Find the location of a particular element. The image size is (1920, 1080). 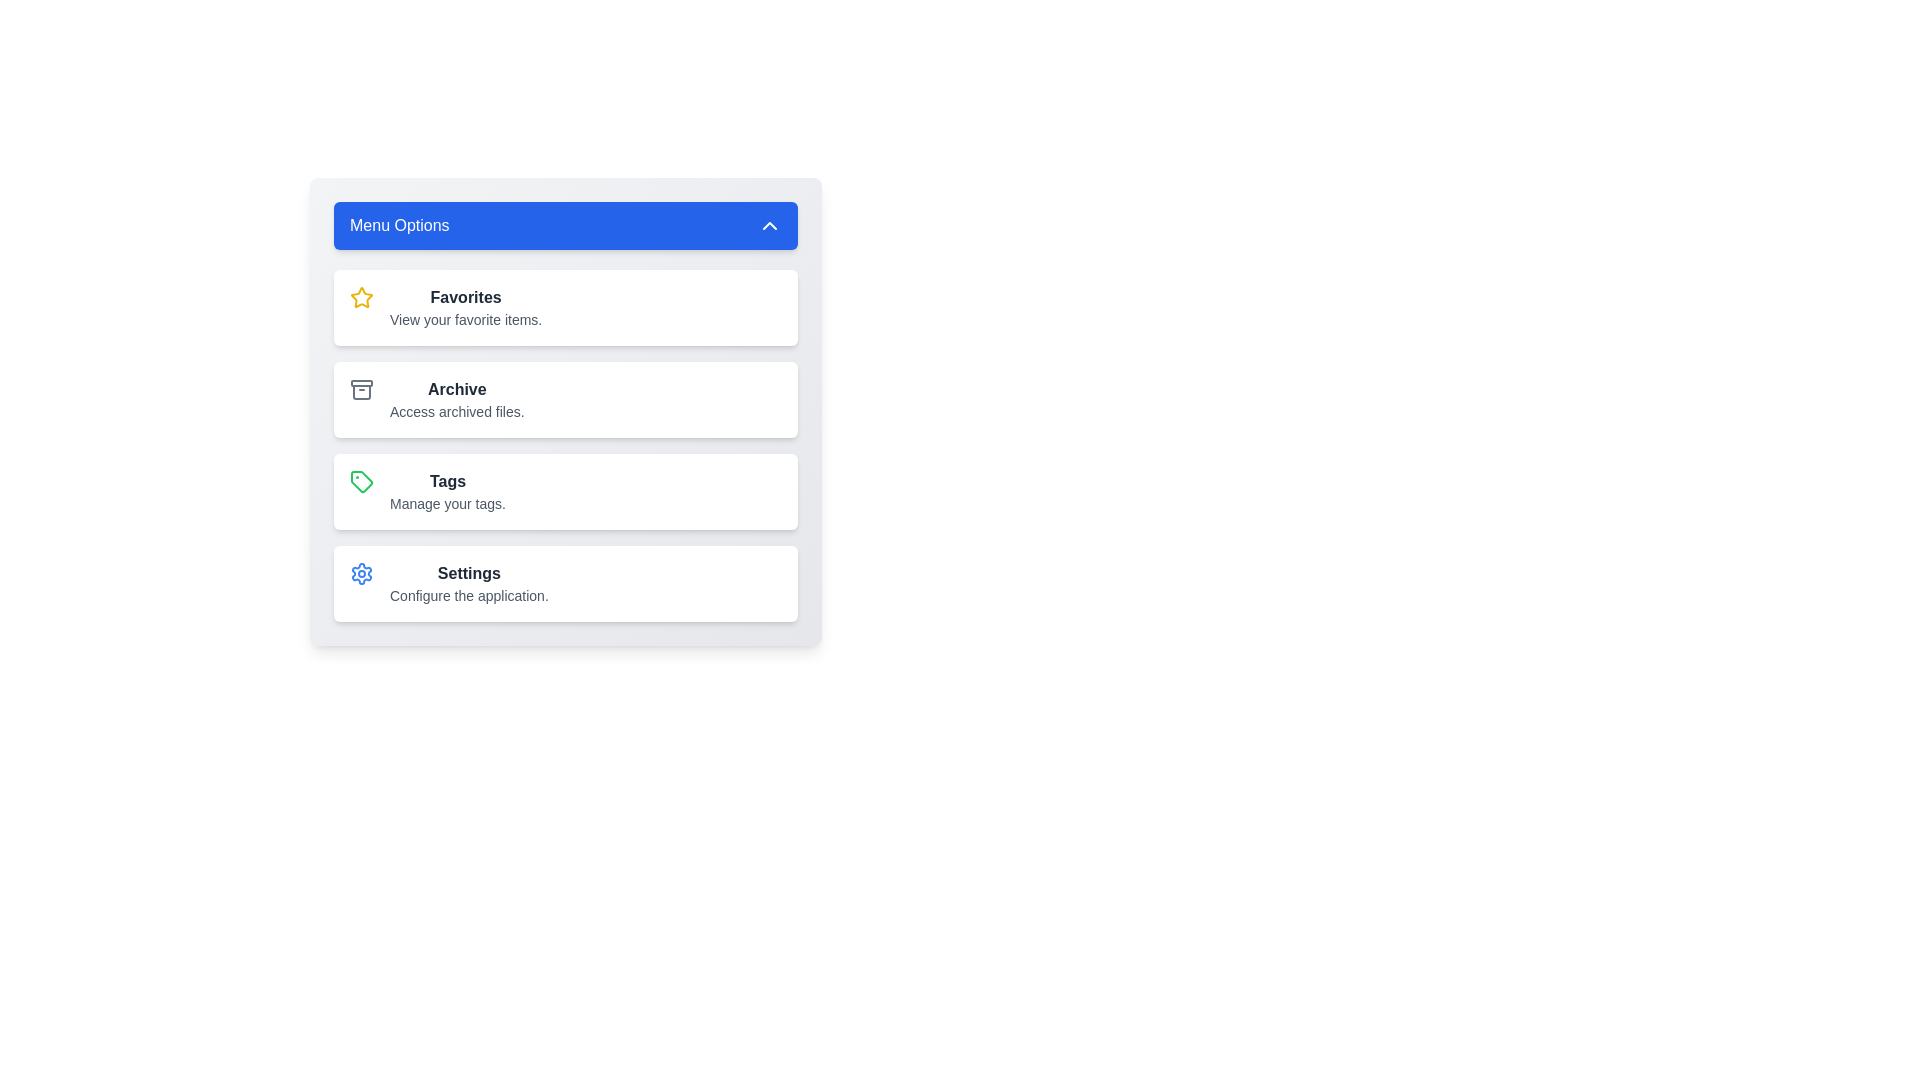

the chevron up icon button located in the top right corner of the 'Menu Options' header area is located at coordinates (768, 225).